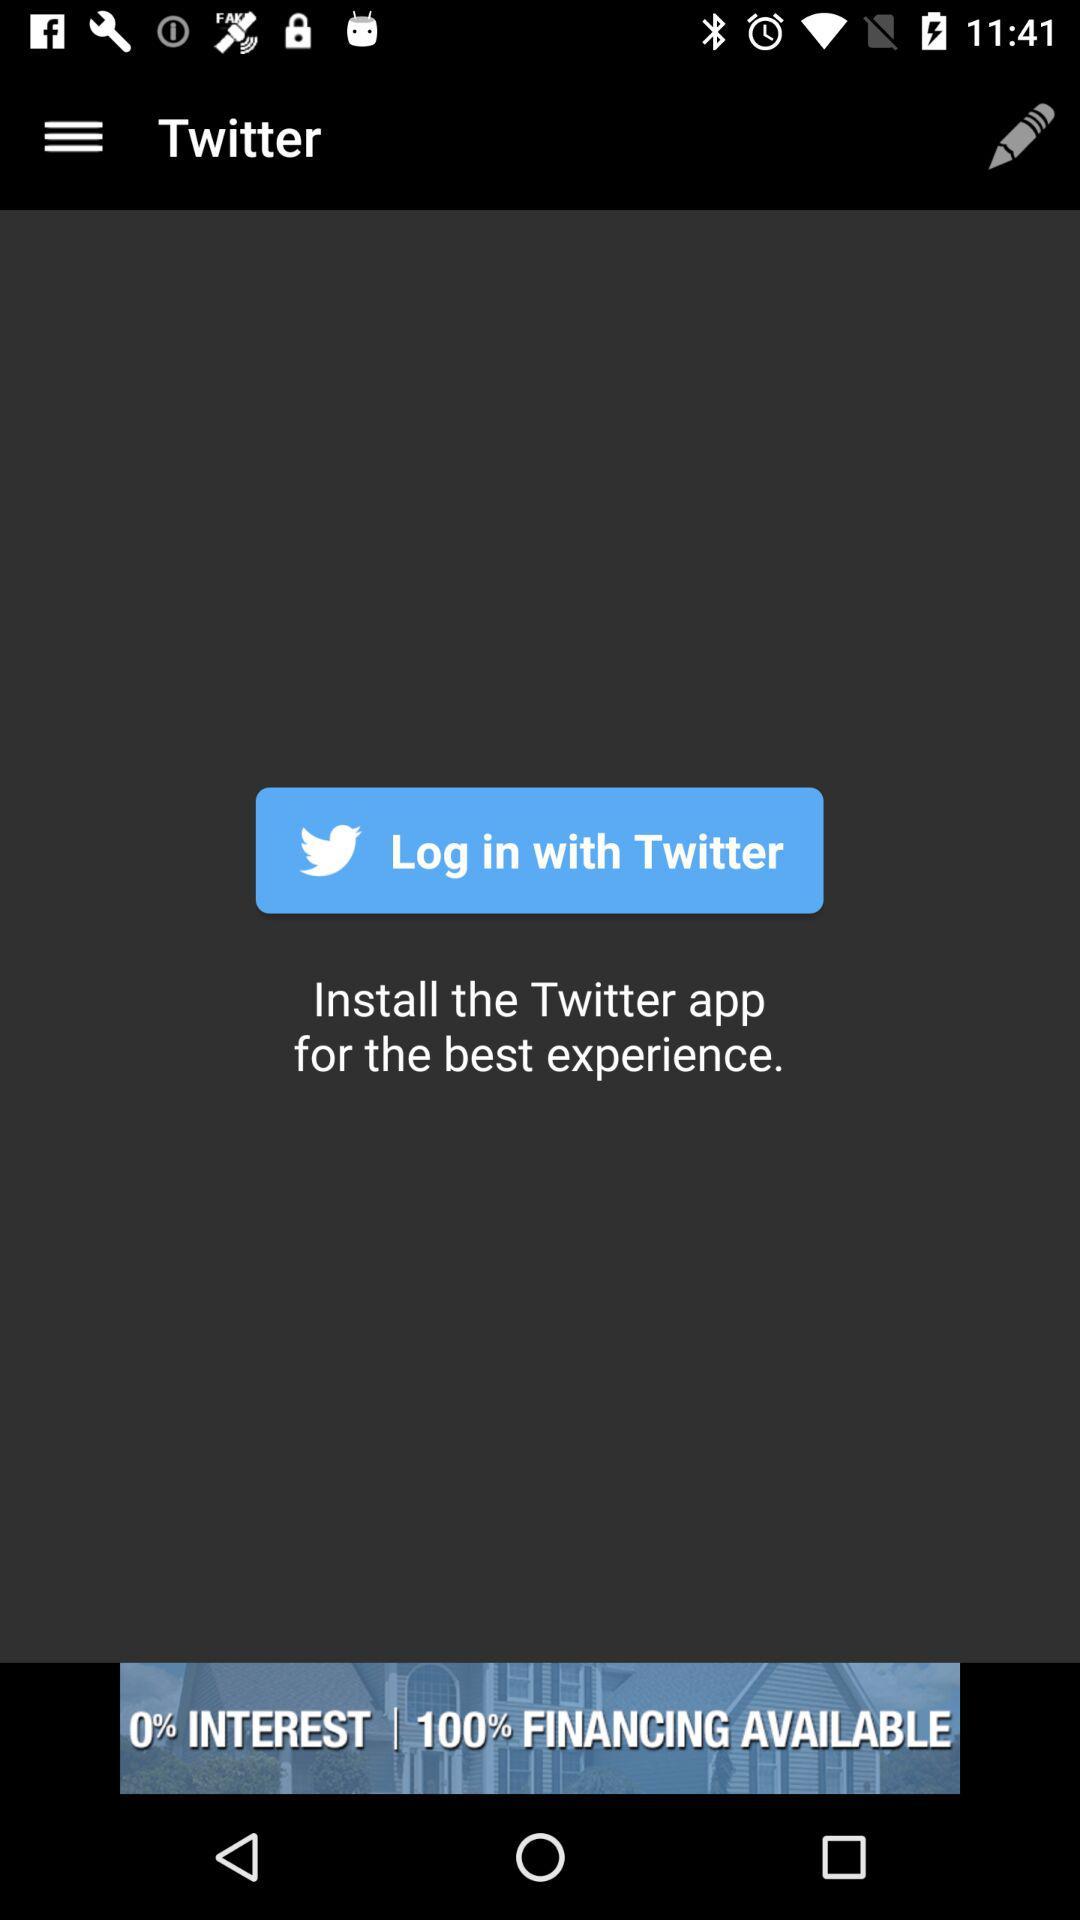 The height and width of the screenshot is (1920, 1080). What do you see at coordinates (72, 135) in the screenshot?
I see `the menu icon` at bounding box center [72, 135].